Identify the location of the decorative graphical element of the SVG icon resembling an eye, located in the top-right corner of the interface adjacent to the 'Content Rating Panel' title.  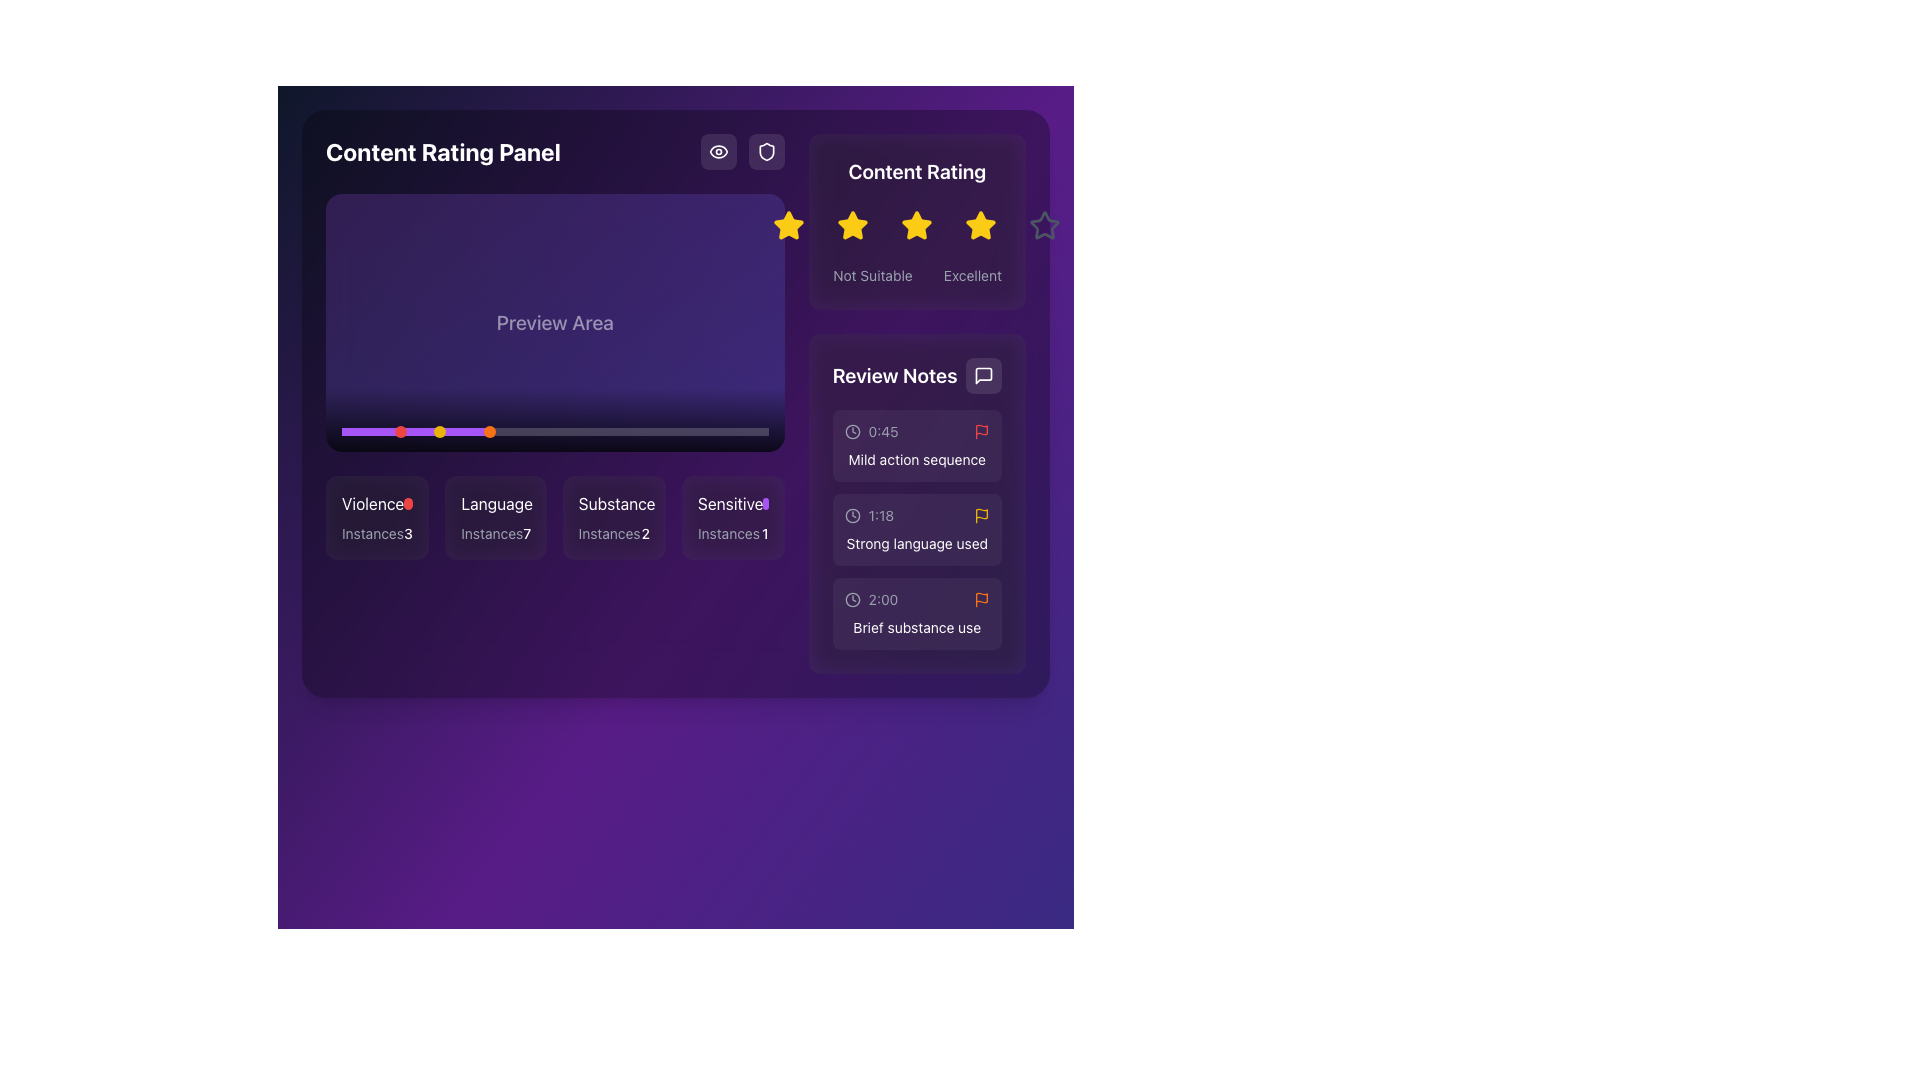
(718, 150).